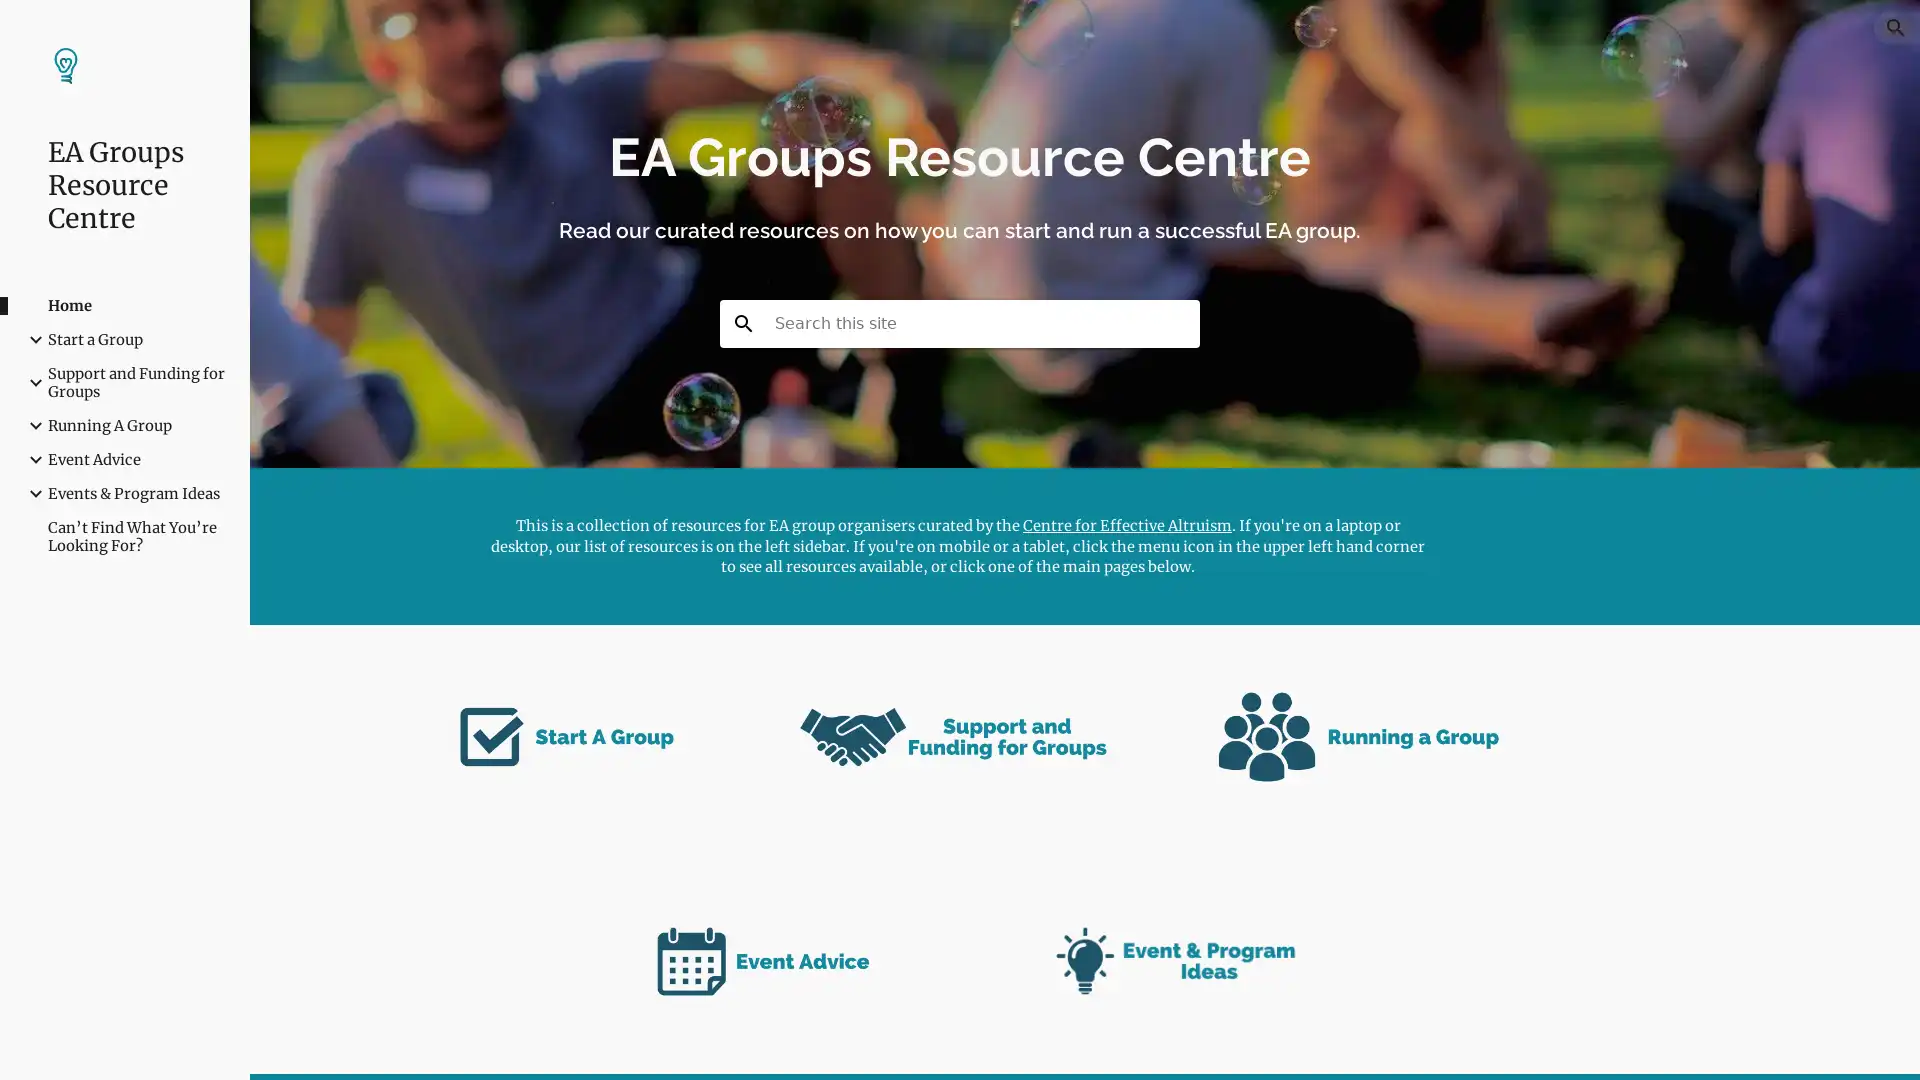 The image size is (1920, 1080). I want to click on Site actions, so click(285, 1044).